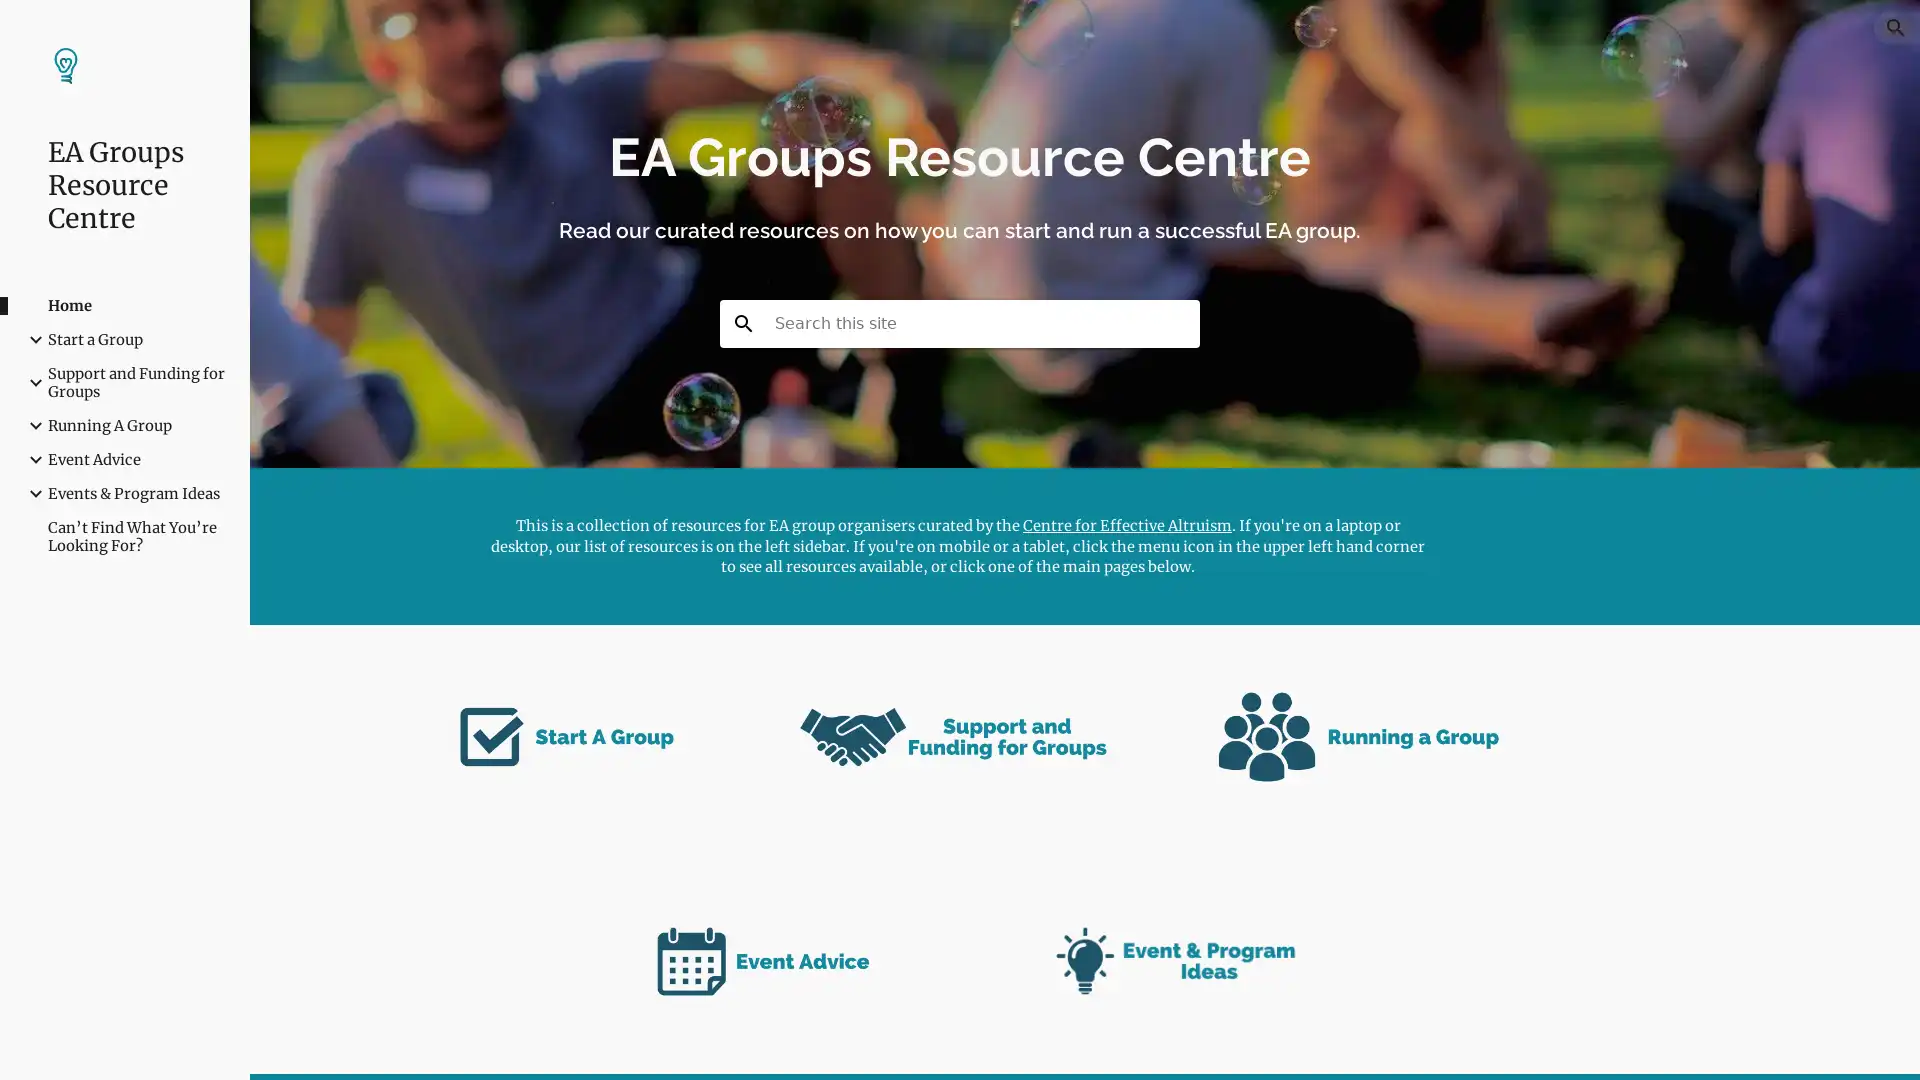 The image size is (1920, 1080). I want to click on Site actions, so click(285, 1044).